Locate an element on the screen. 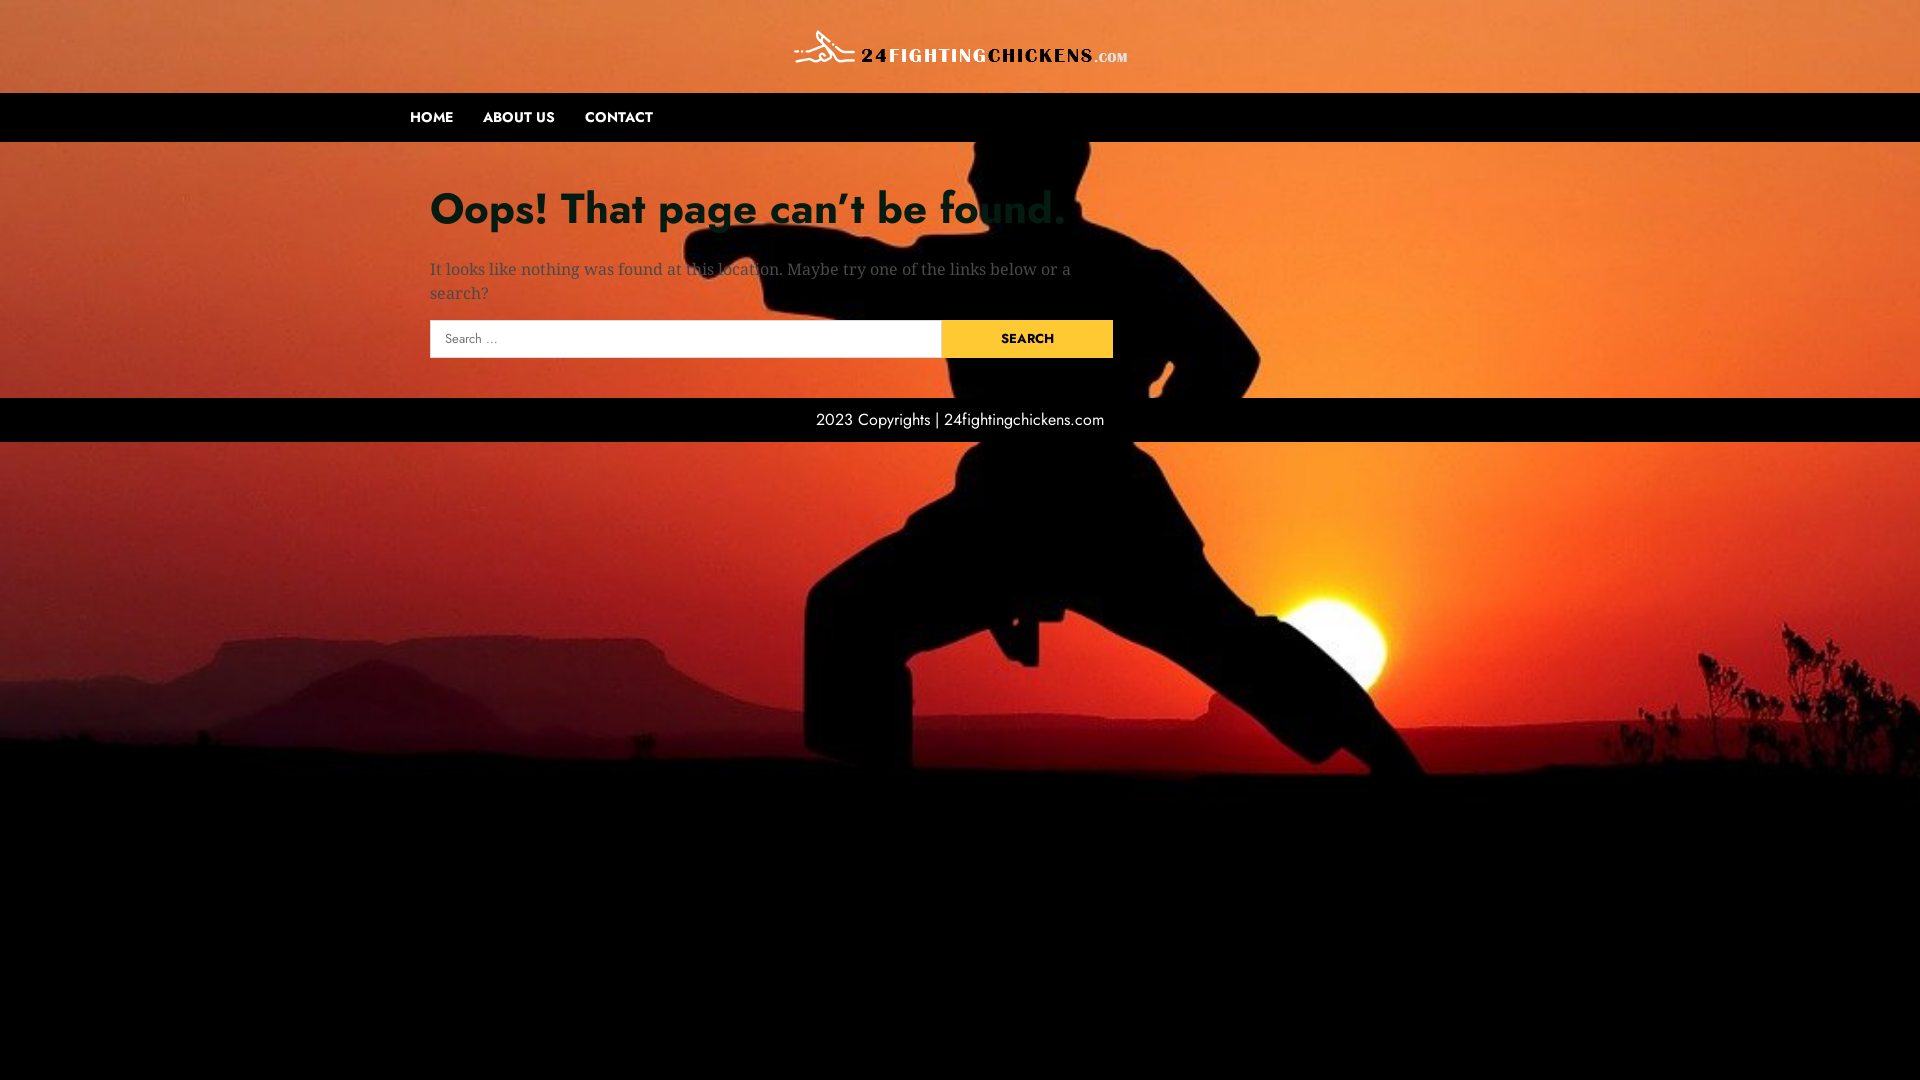 Image resolution: width=1920 pixels, height=1080 pixels. 'Search' is located at coordinates (940, 338).